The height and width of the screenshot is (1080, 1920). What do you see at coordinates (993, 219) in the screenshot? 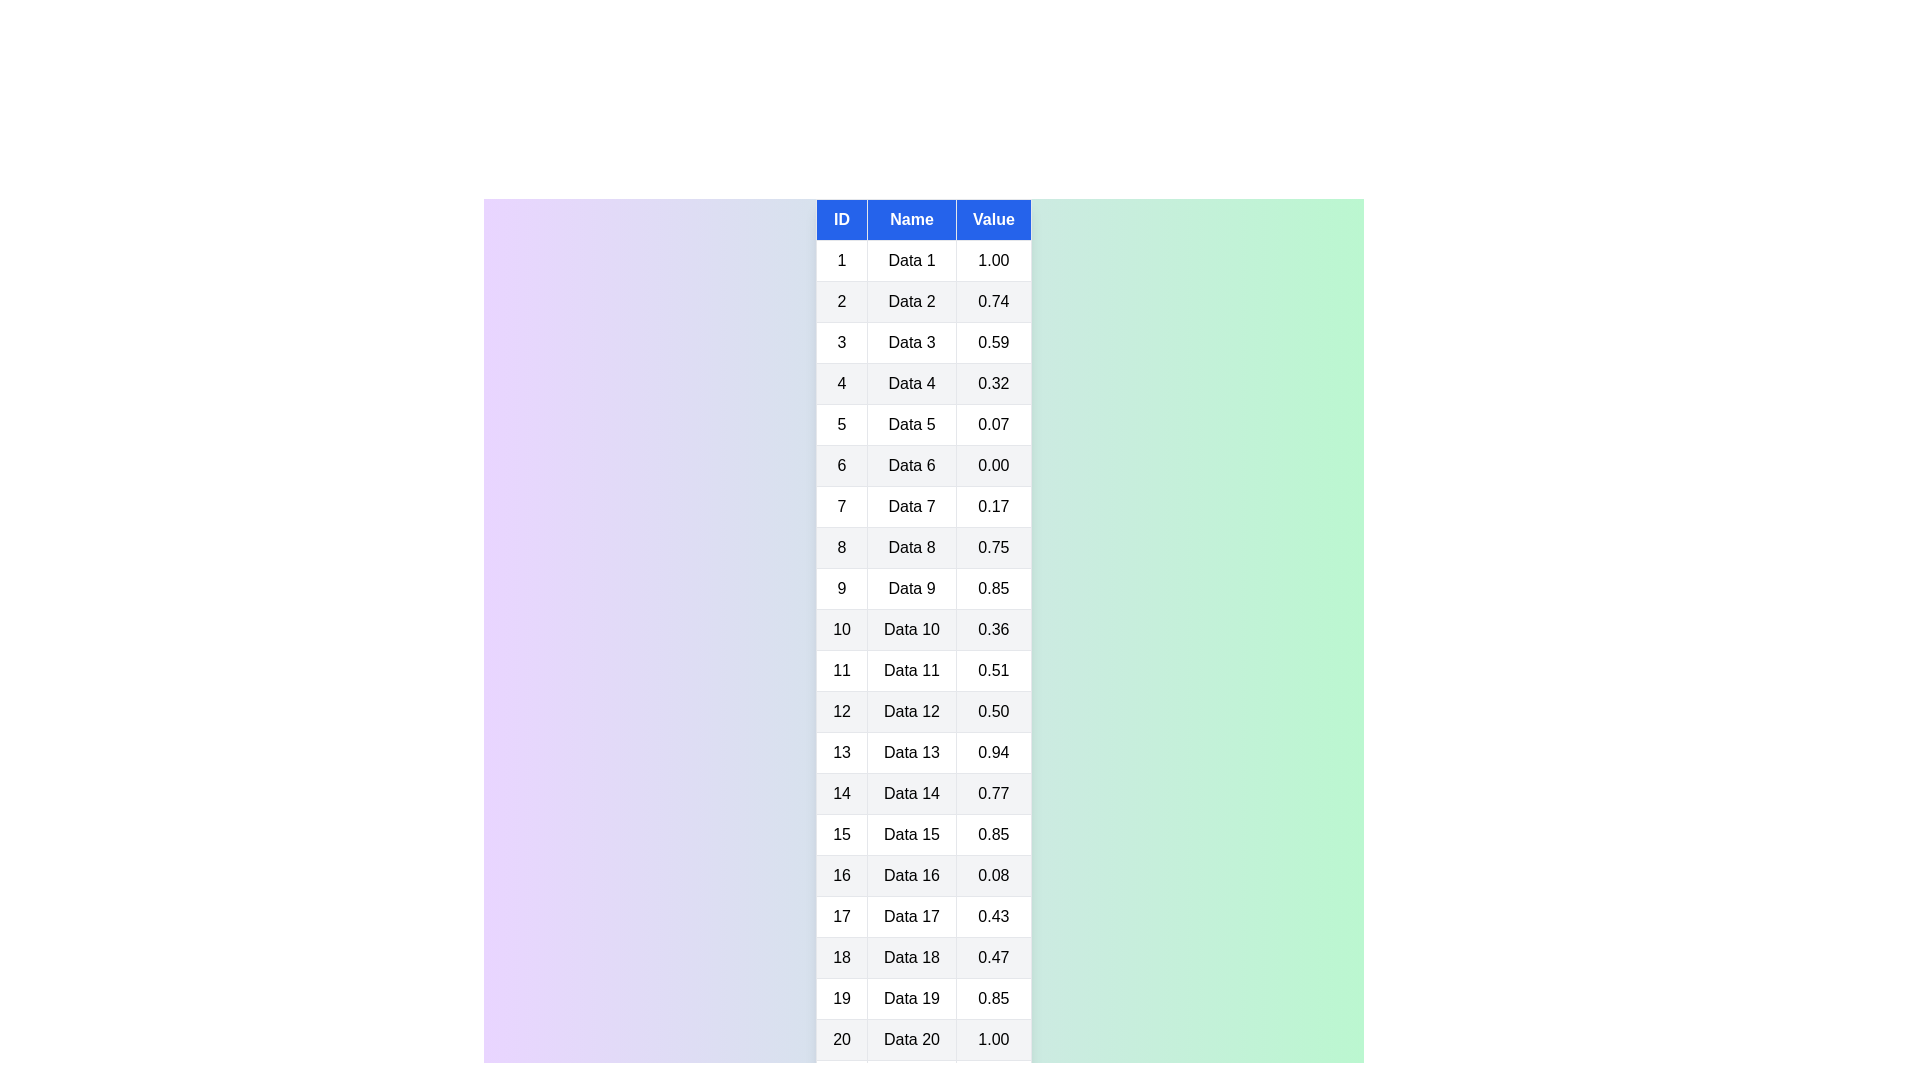
I see `the table header Value to sort the table` at bounding box center [993, 219].